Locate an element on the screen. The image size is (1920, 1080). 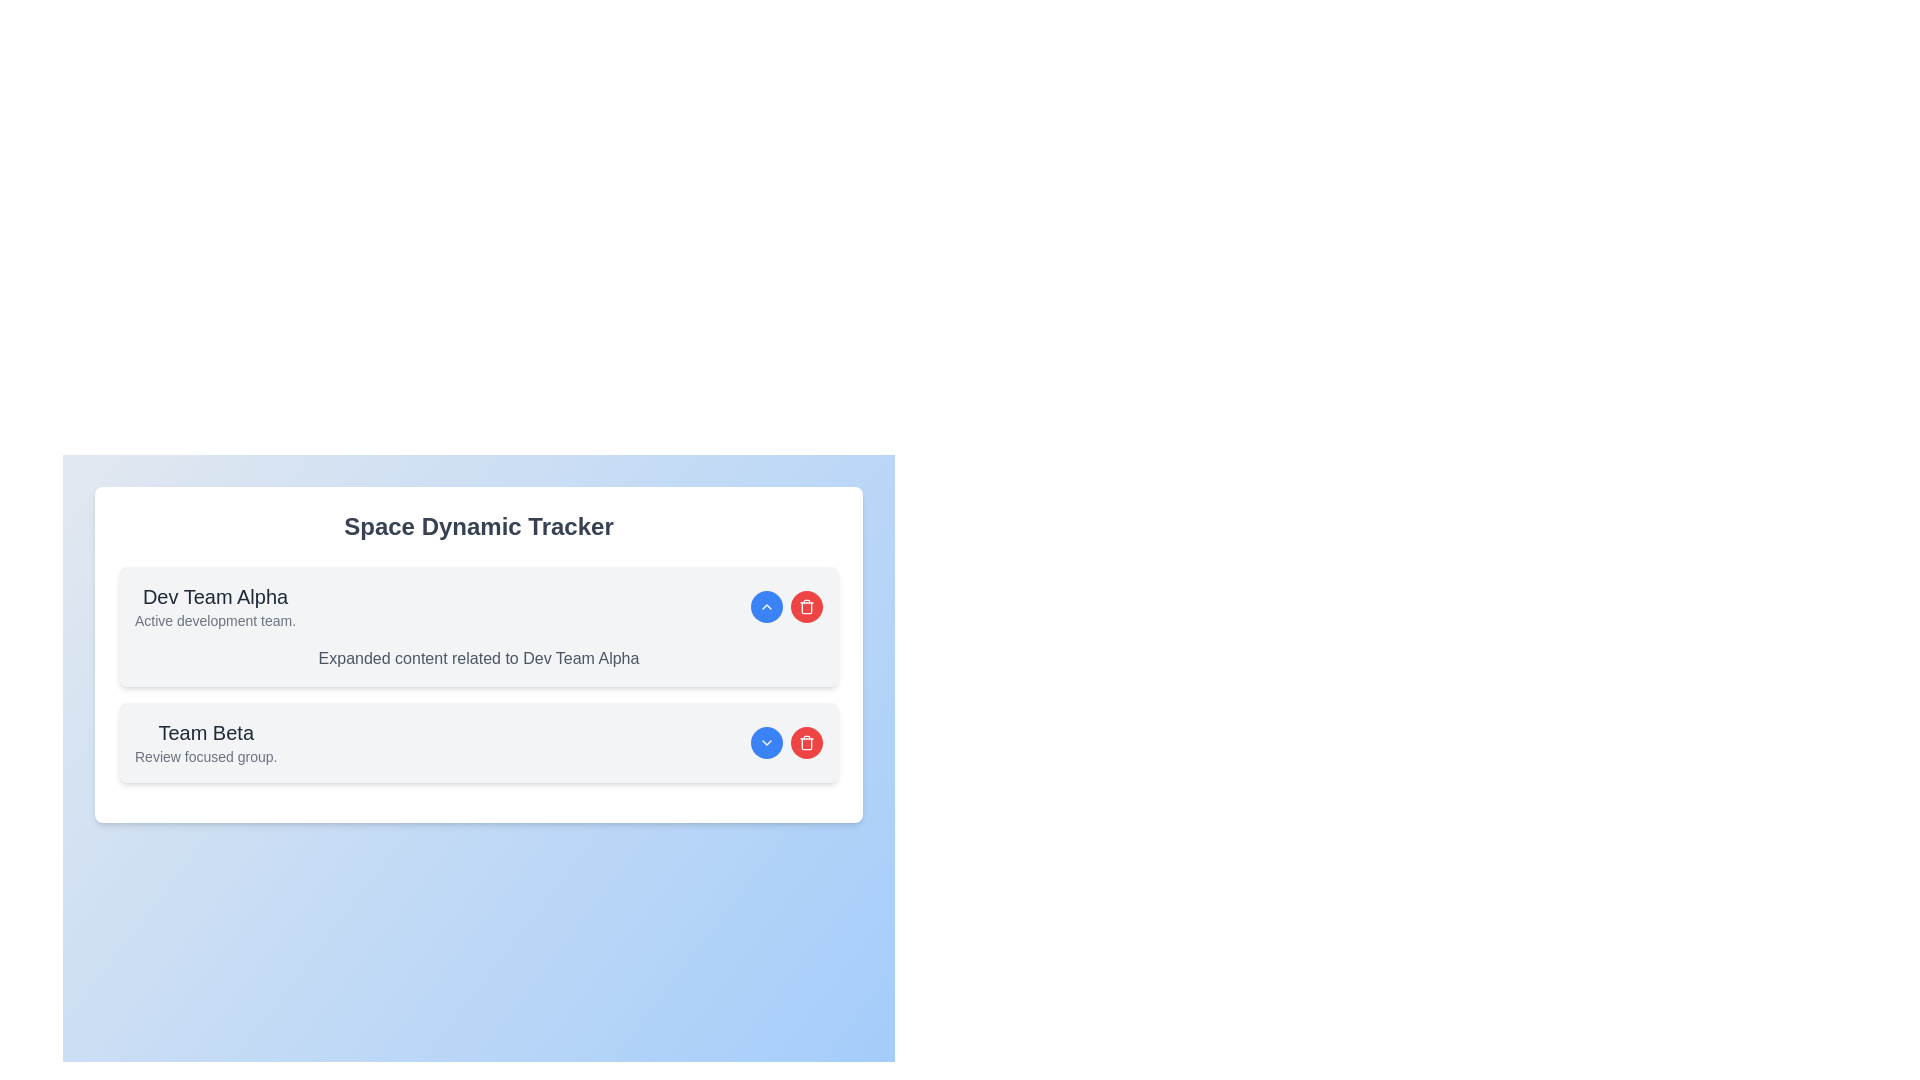
the delete button located near the top-right corner of the 'Dev Team Alpha' group, adjacent to the blue upward-pointing arrow button for accessibility is located at coordinates (806, 605).